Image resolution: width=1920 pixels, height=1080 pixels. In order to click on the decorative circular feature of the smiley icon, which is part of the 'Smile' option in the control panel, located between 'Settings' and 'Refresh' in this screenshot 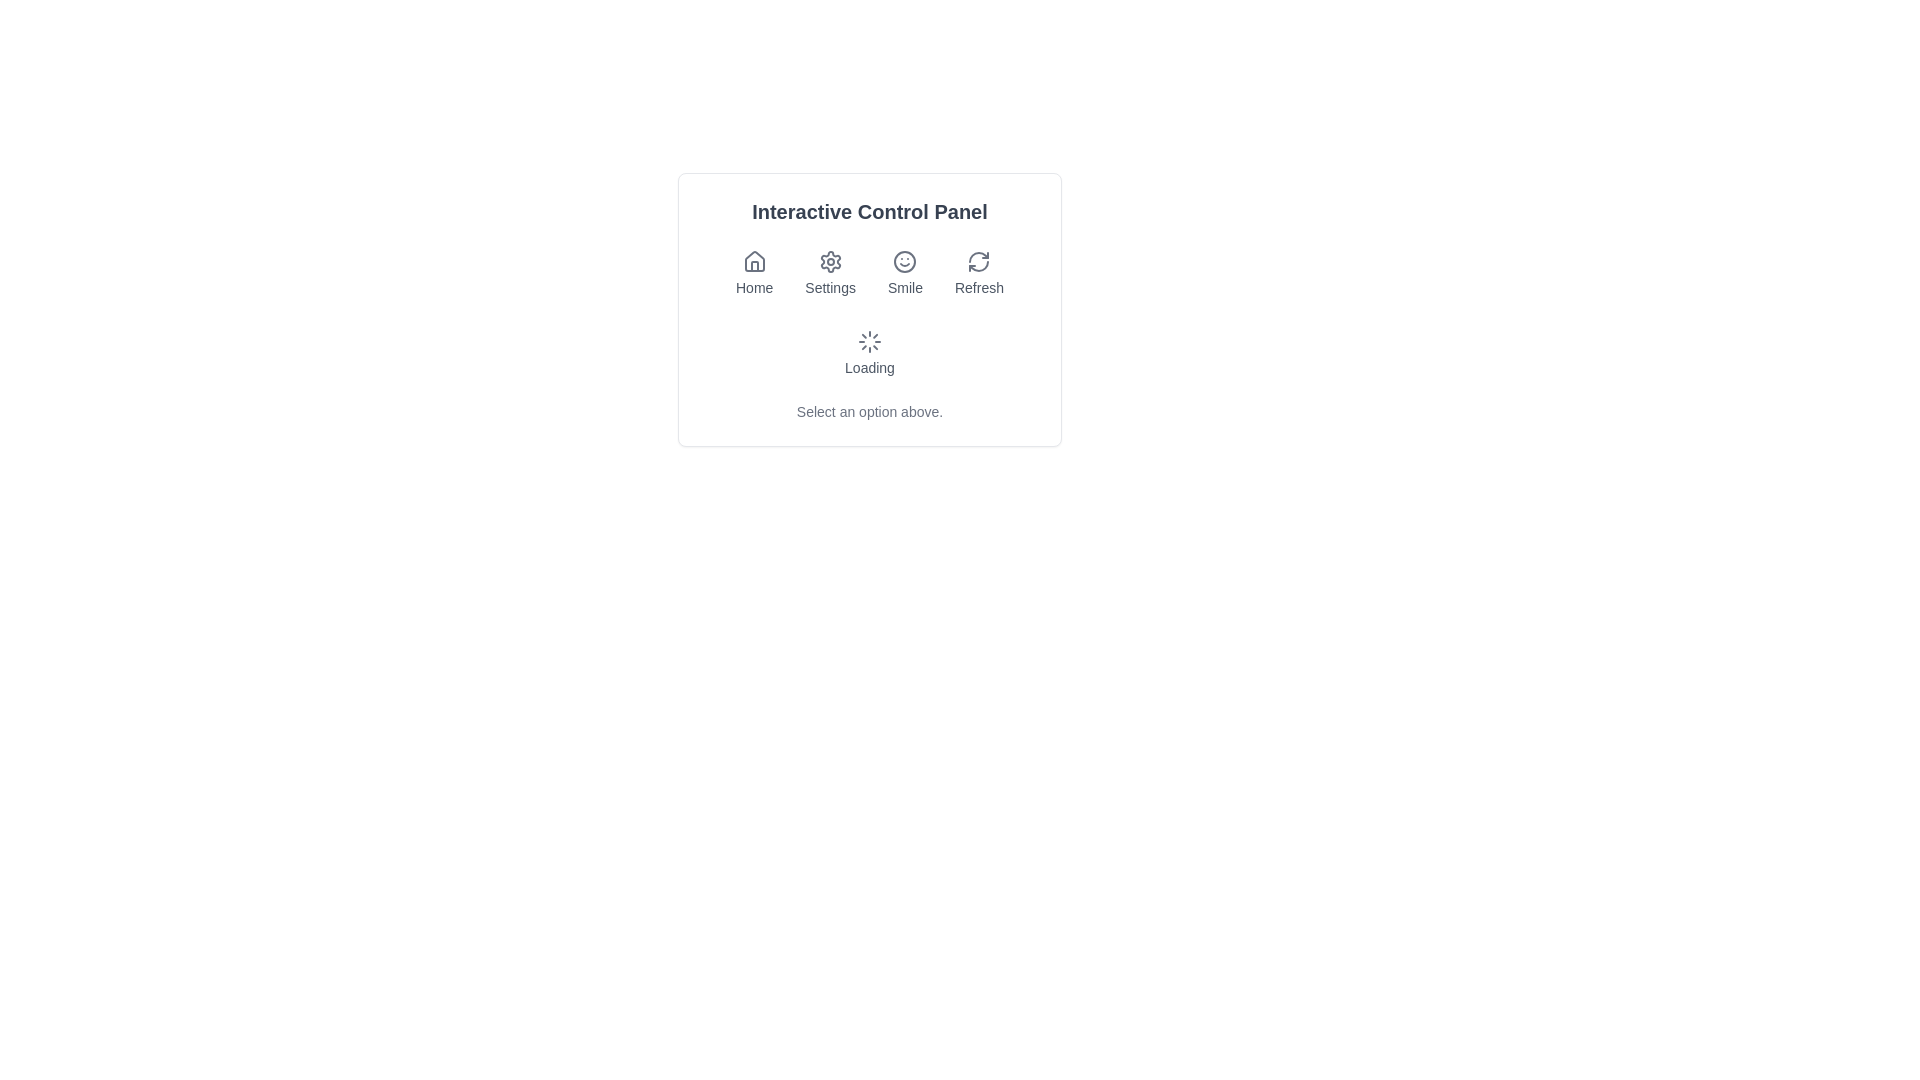, I will do `click(904, 261)`.